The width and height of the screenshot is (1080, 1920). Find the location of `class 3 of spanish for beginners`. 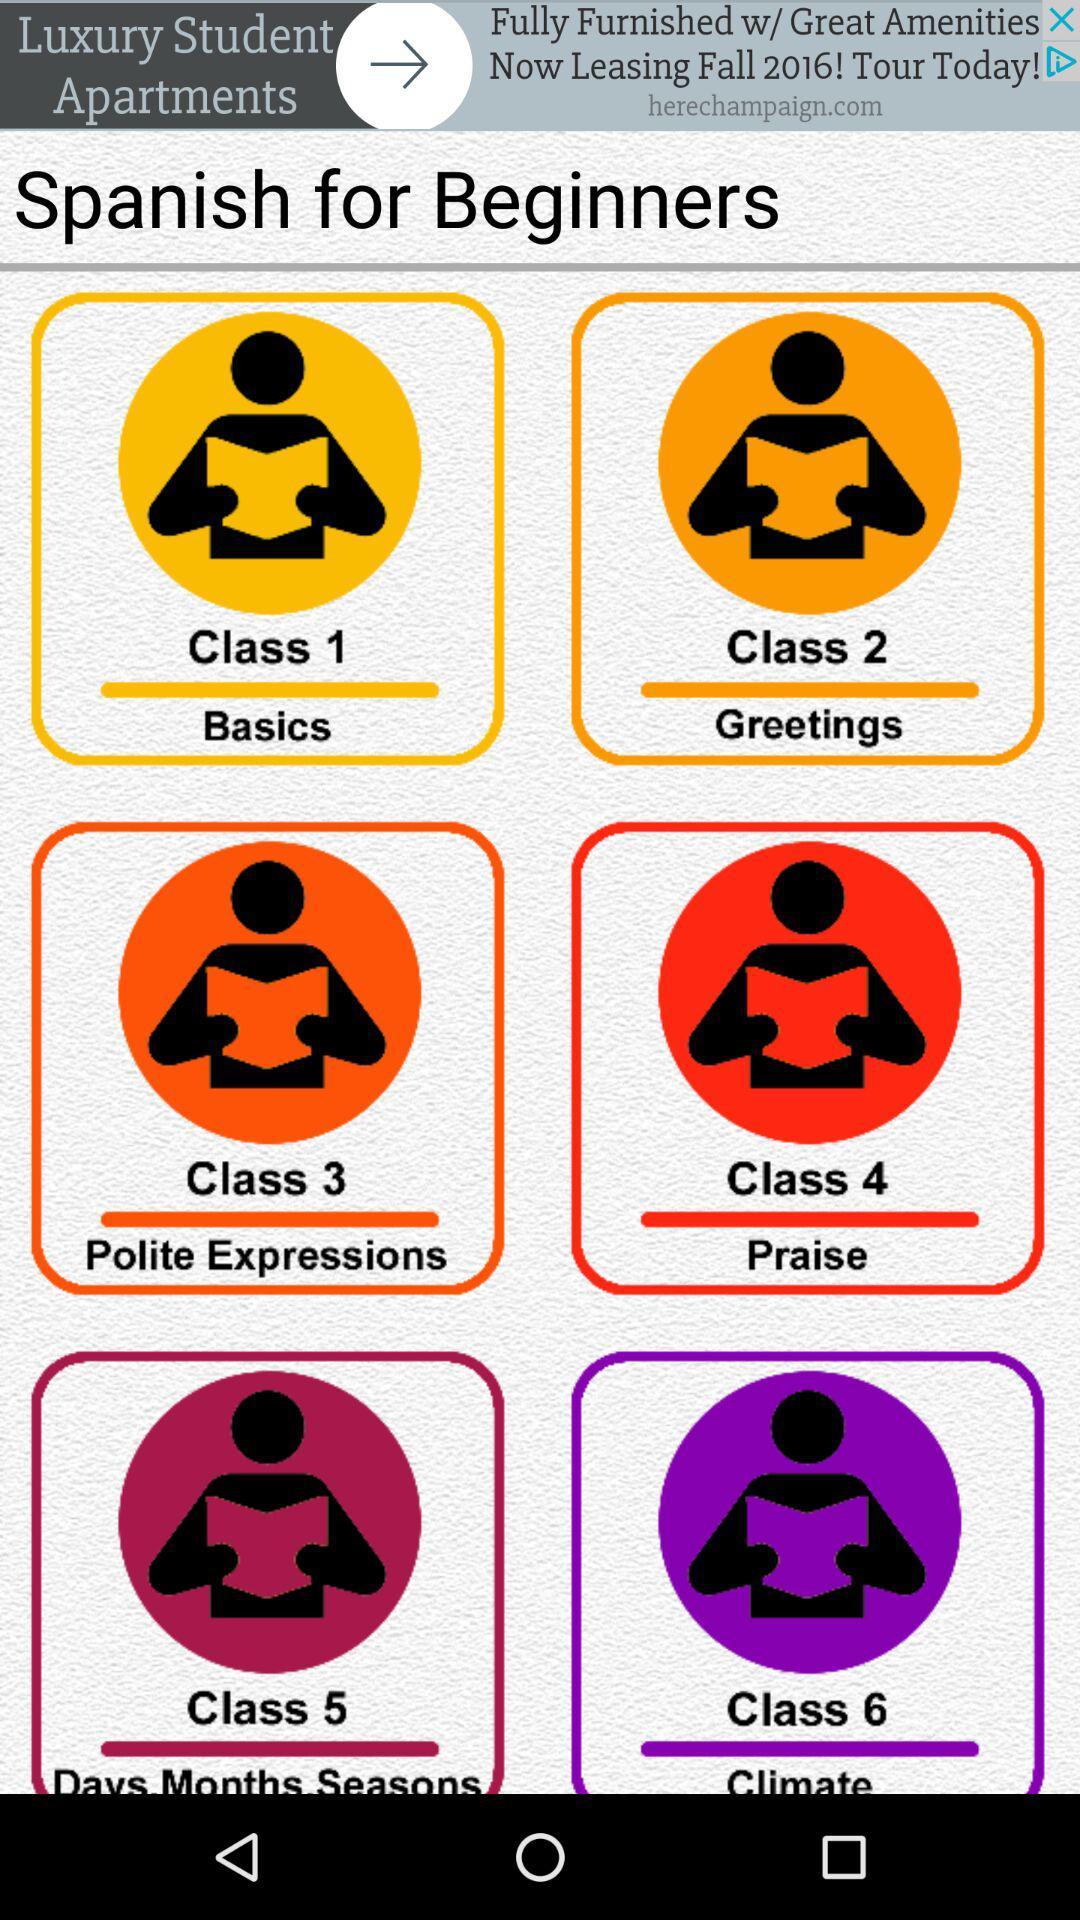

class 3 of spanish for beginners is located at coordinates (270, 1064).